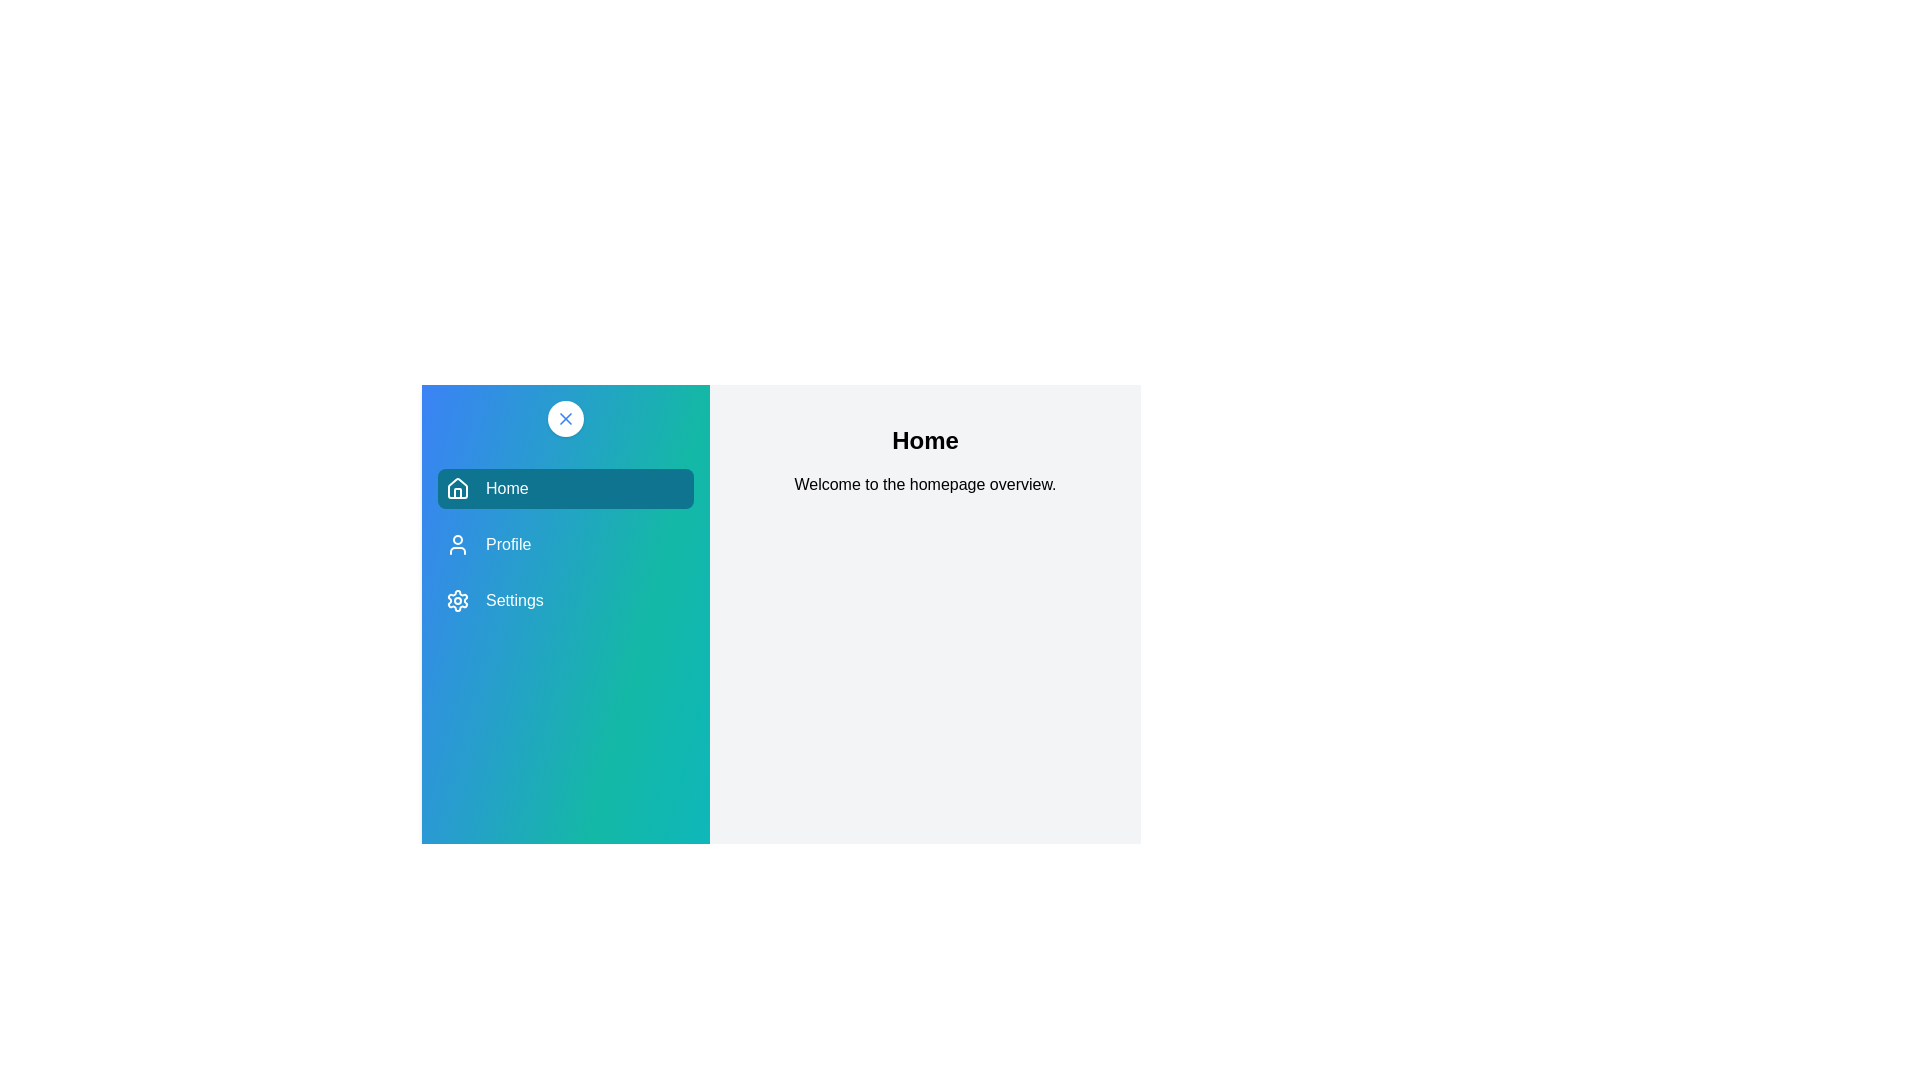  What do you see at coordinates (565, 544) in the screenshot?
I see `the Profile tab from the sidebar menu` at bounding box center [565, 544].